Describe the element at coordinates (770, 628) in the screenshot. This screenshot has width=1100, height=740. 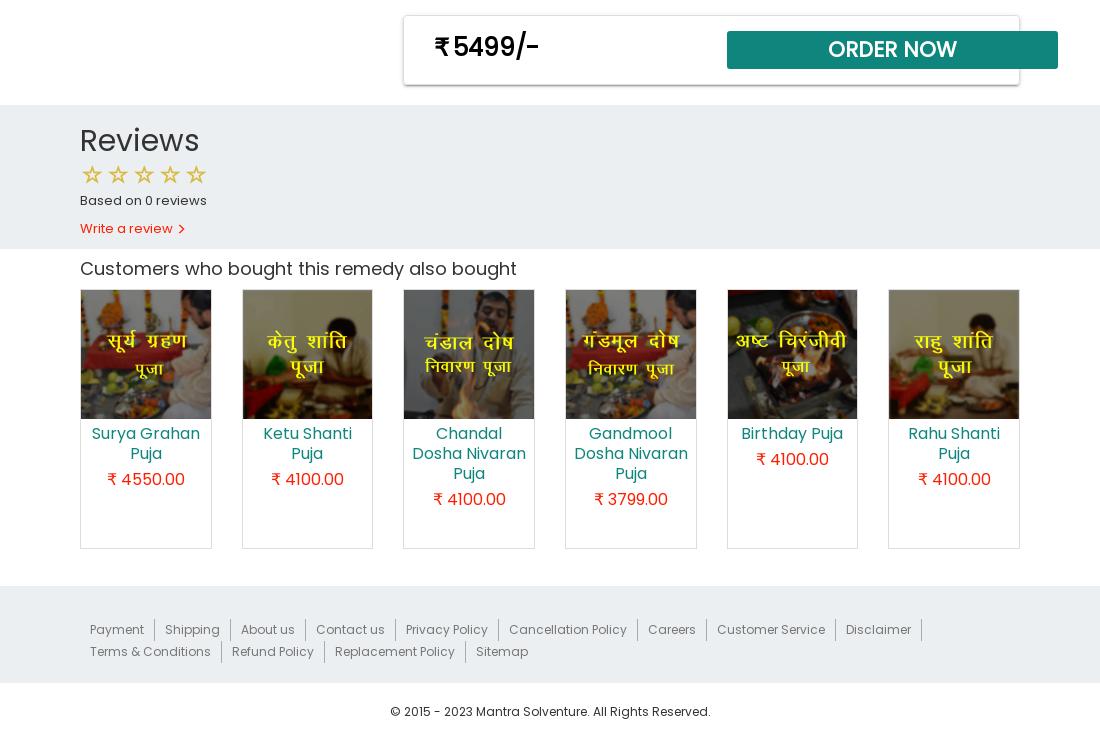
I see `'Customer Service'` at that location.